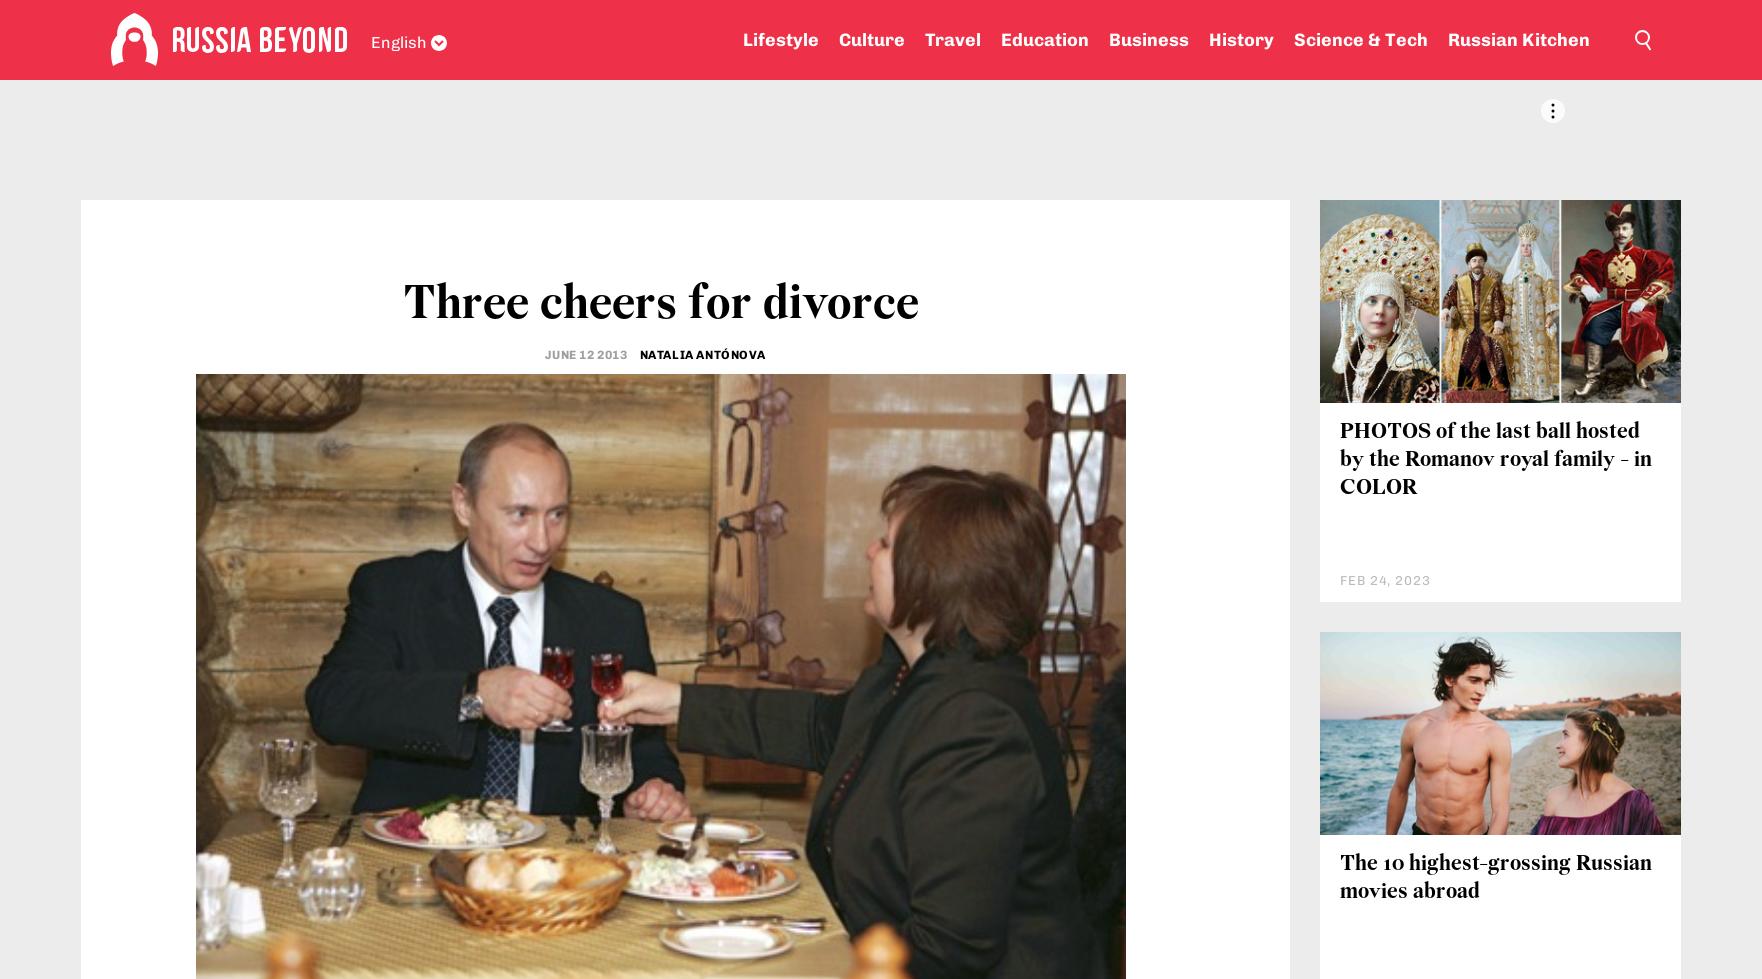 The width and height of the screenshot is (1762, 979). I want to click on 'English', so click(371, 41).